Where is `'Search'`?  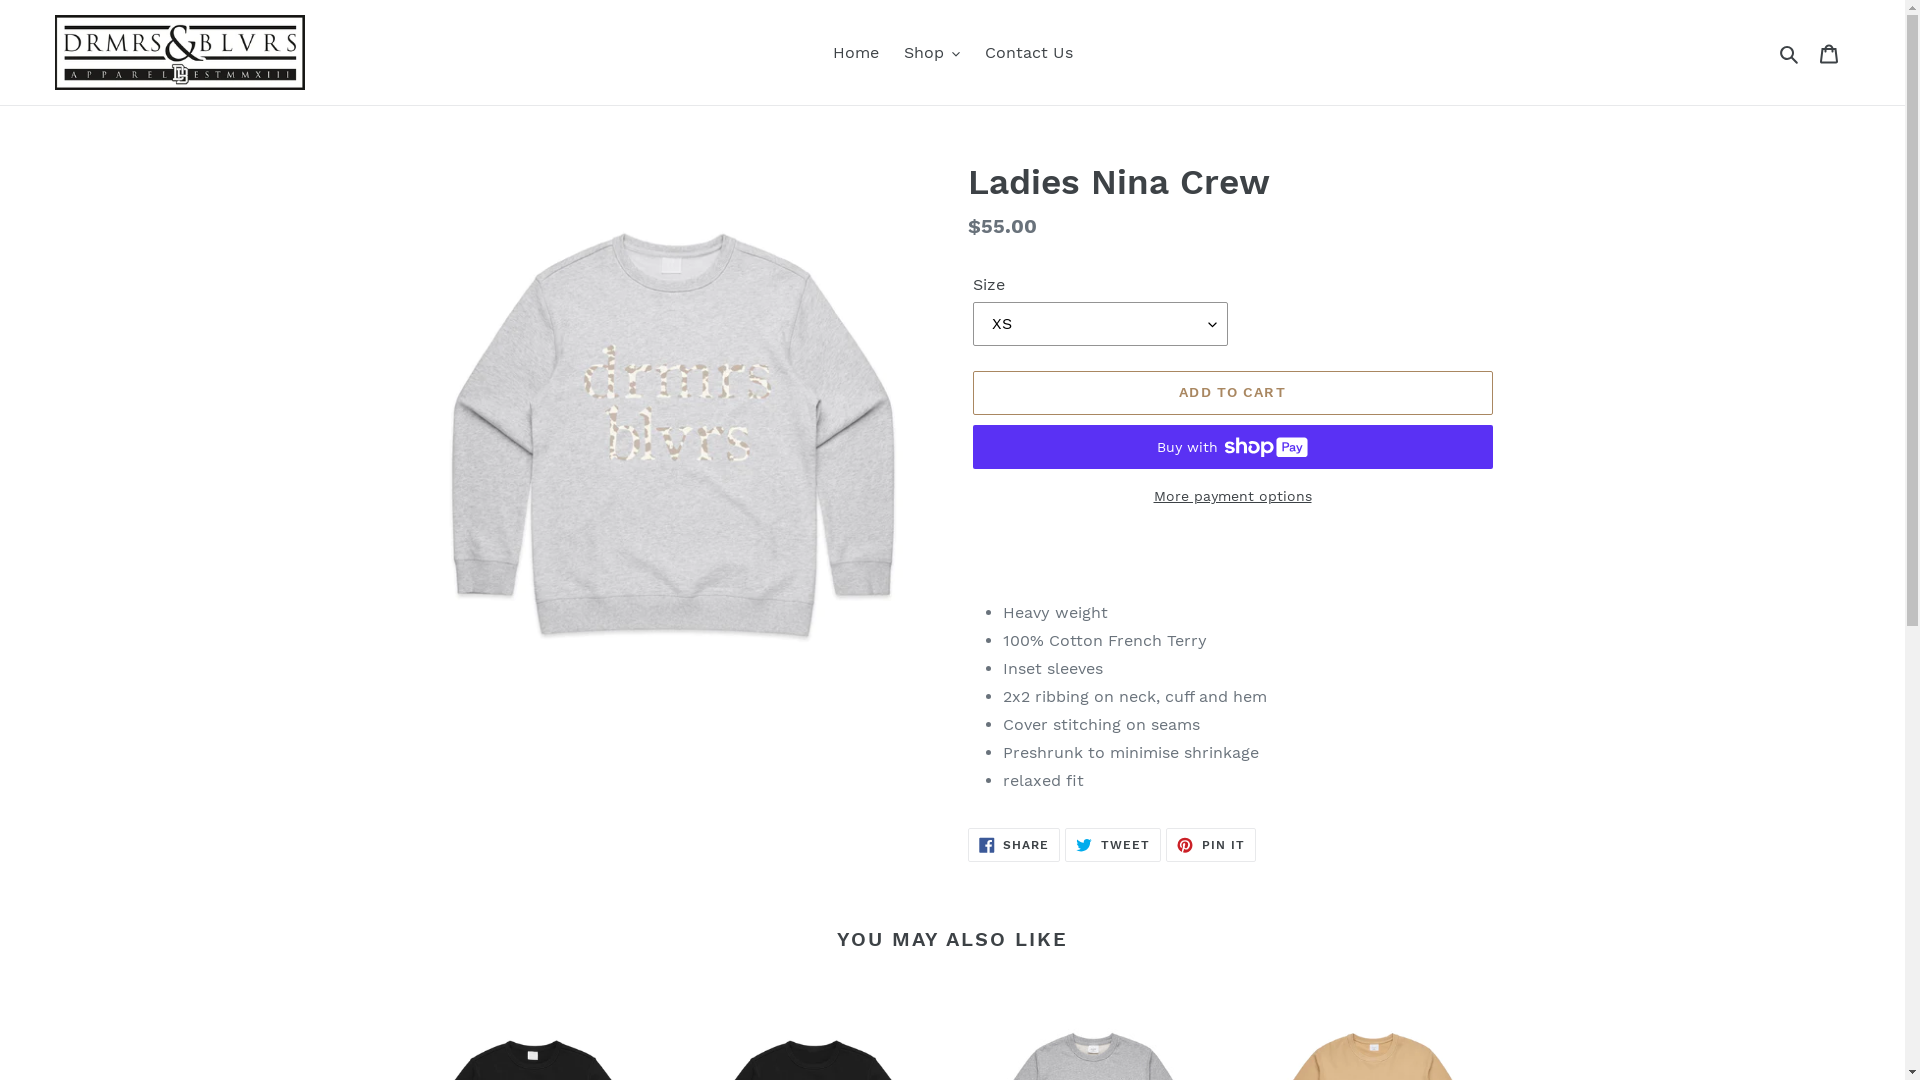
'Search' is located at coordinates (1790, 52).